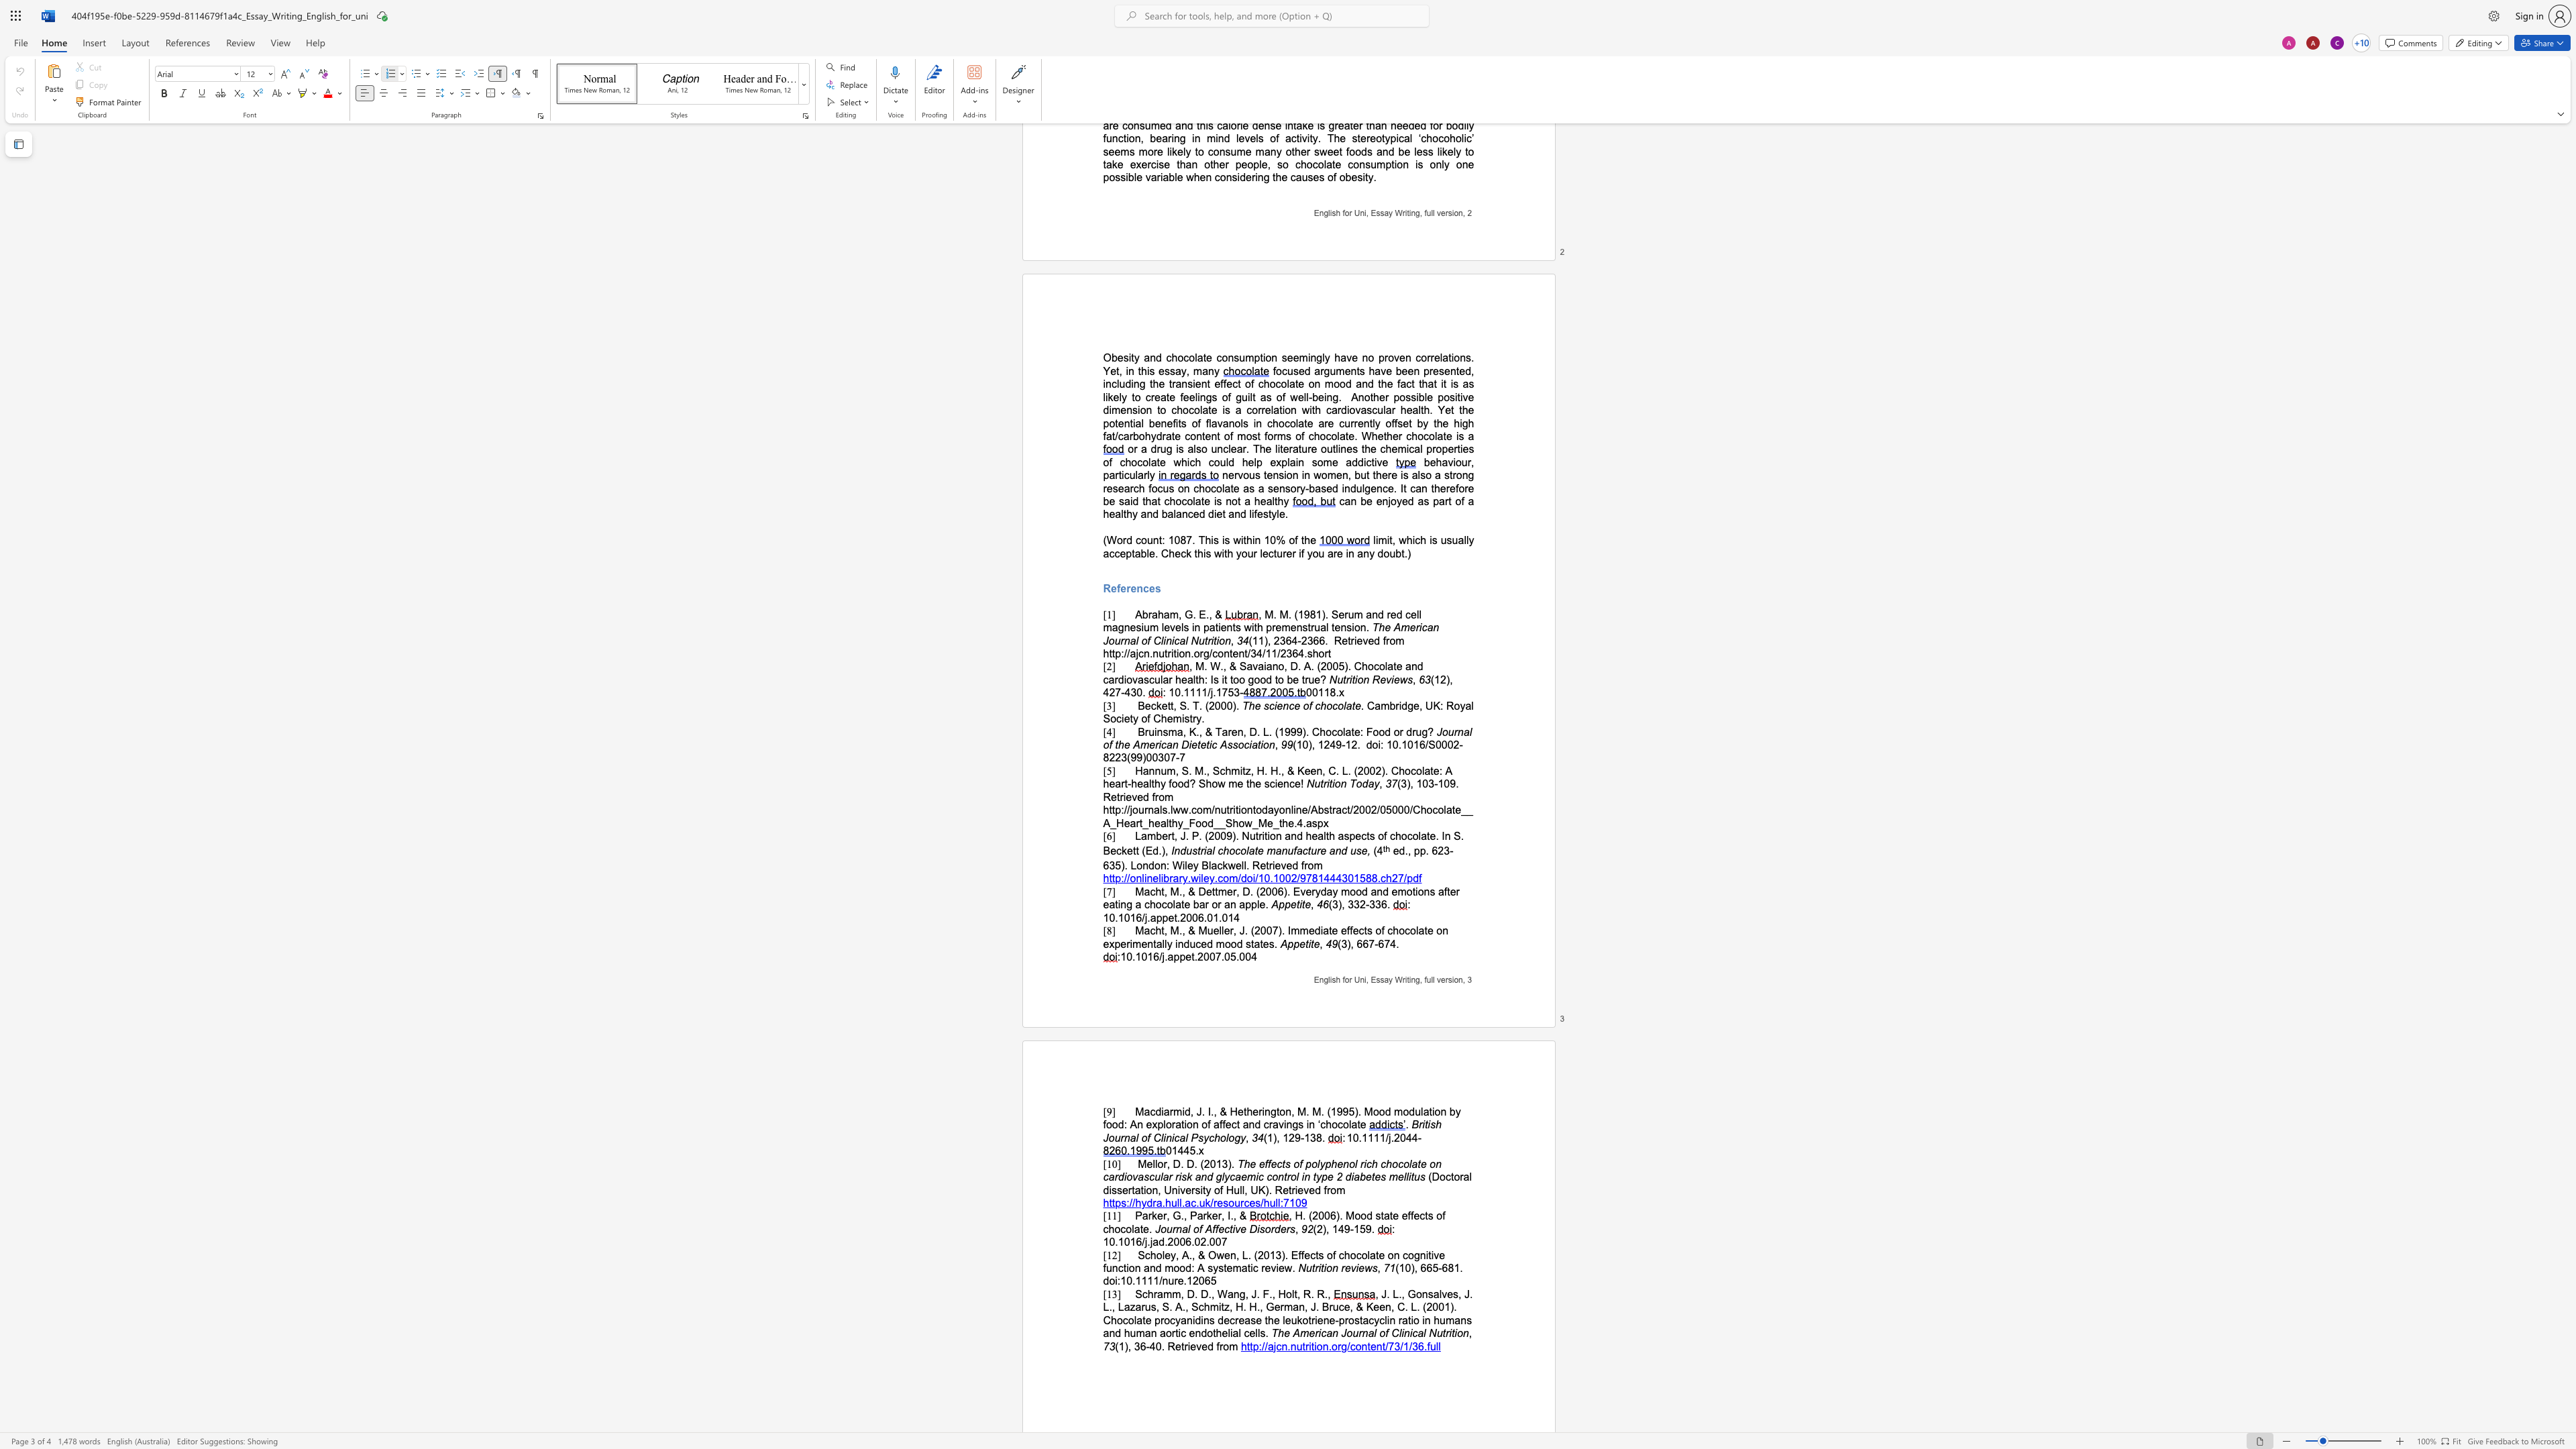 The image size is (2576, 1449). What do you see at coordinates (1349, 944) in the screenshot?
I see `the space between the continuous character ")" and "," in the text` at bounding box center [1349, 944].